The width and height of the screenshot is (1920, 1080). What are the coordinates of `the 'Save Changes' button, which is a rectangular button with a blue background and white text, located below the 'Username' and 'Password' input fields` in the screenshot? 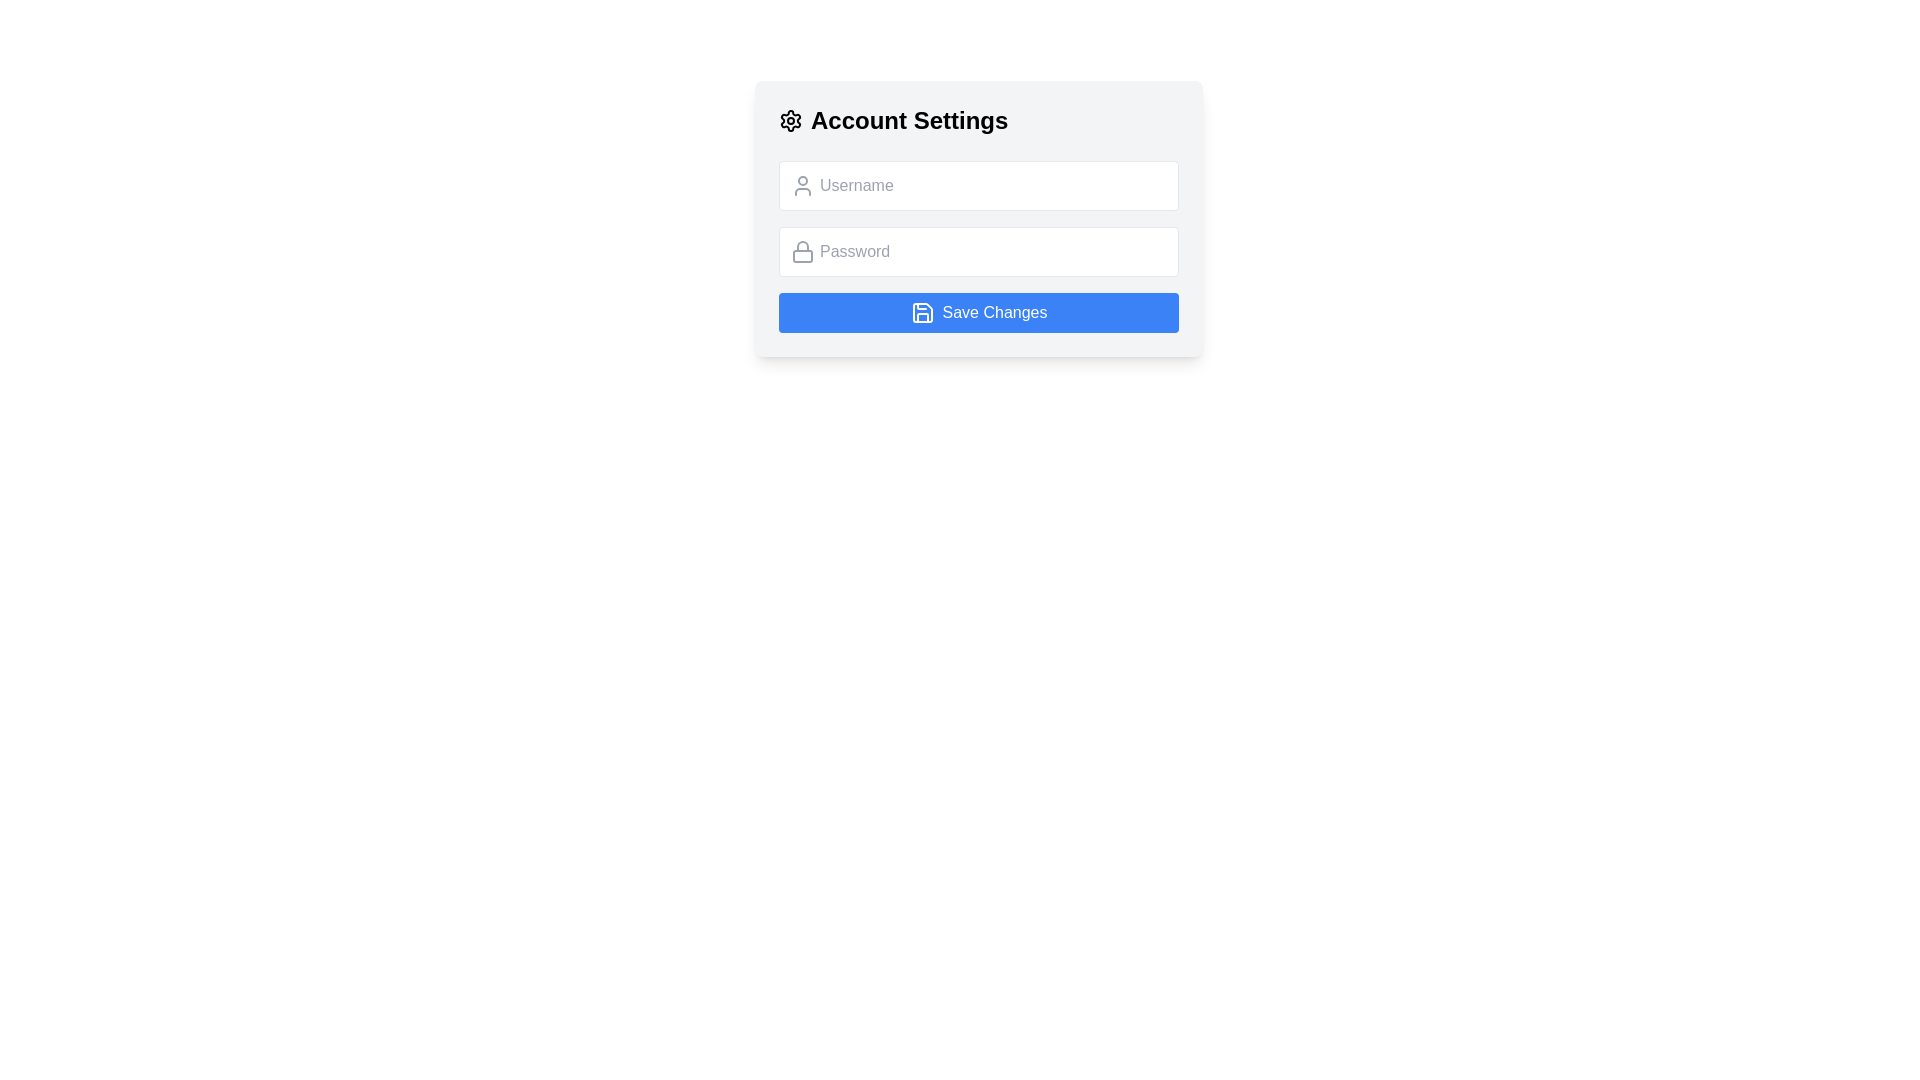 It's located at (979, 312).